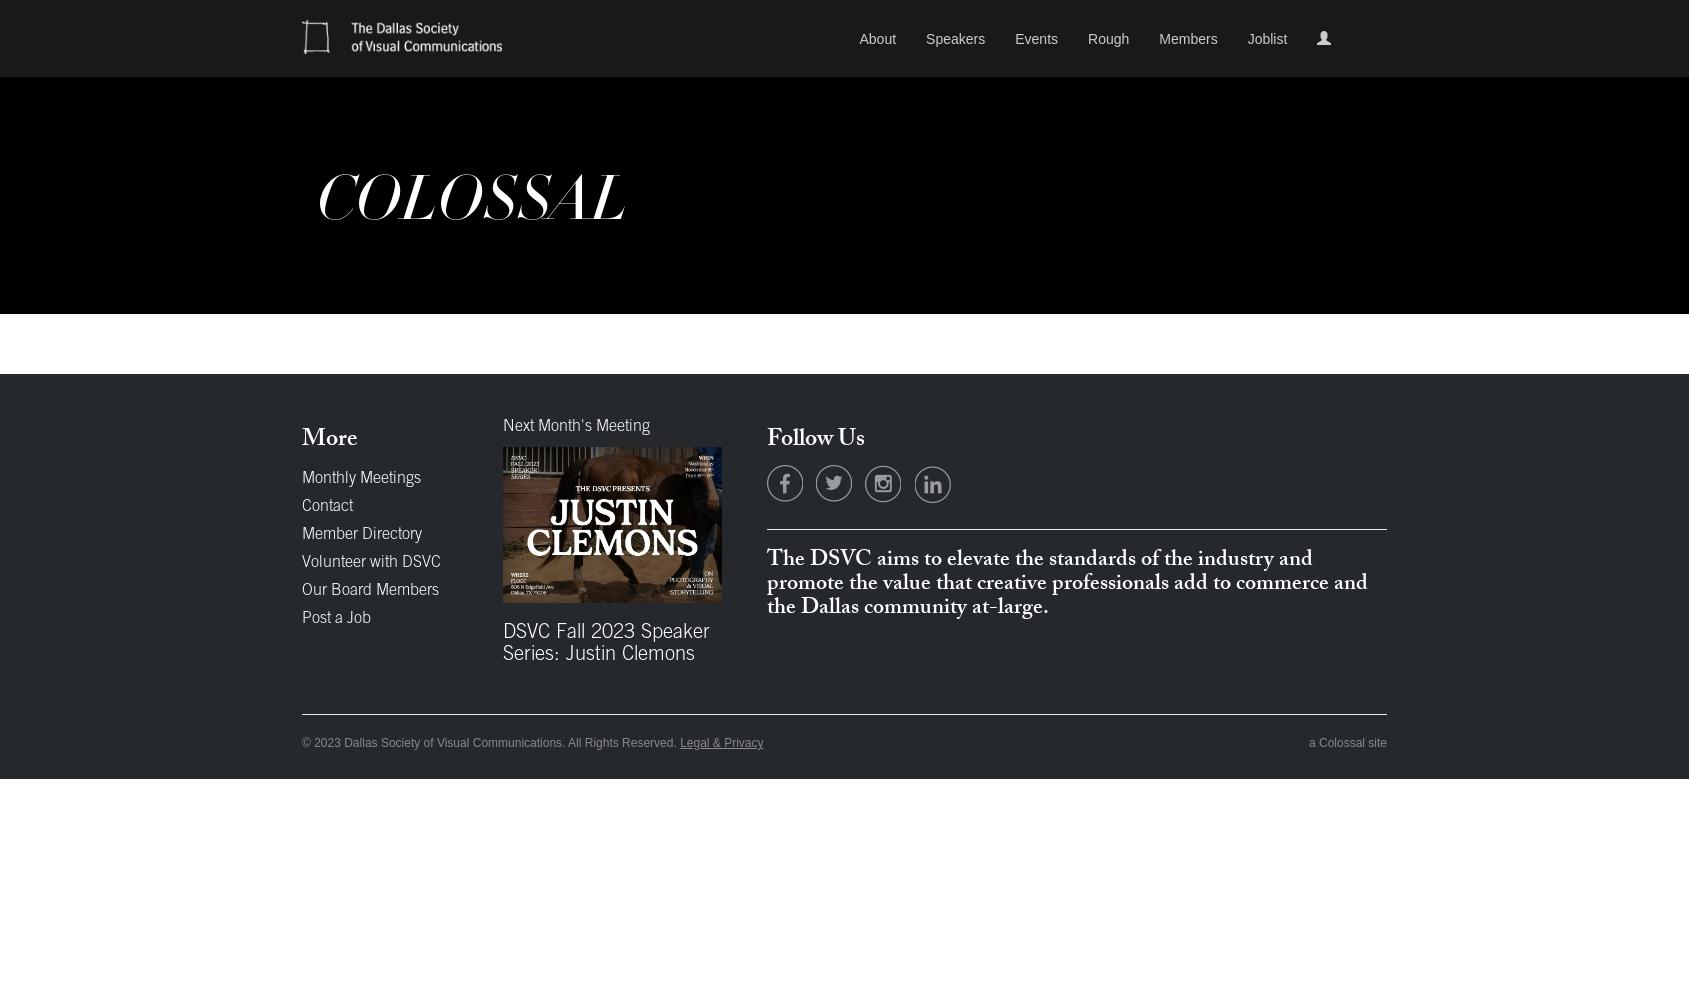  I want to click on 'Volunteer with DSVC', so click(371, 562).